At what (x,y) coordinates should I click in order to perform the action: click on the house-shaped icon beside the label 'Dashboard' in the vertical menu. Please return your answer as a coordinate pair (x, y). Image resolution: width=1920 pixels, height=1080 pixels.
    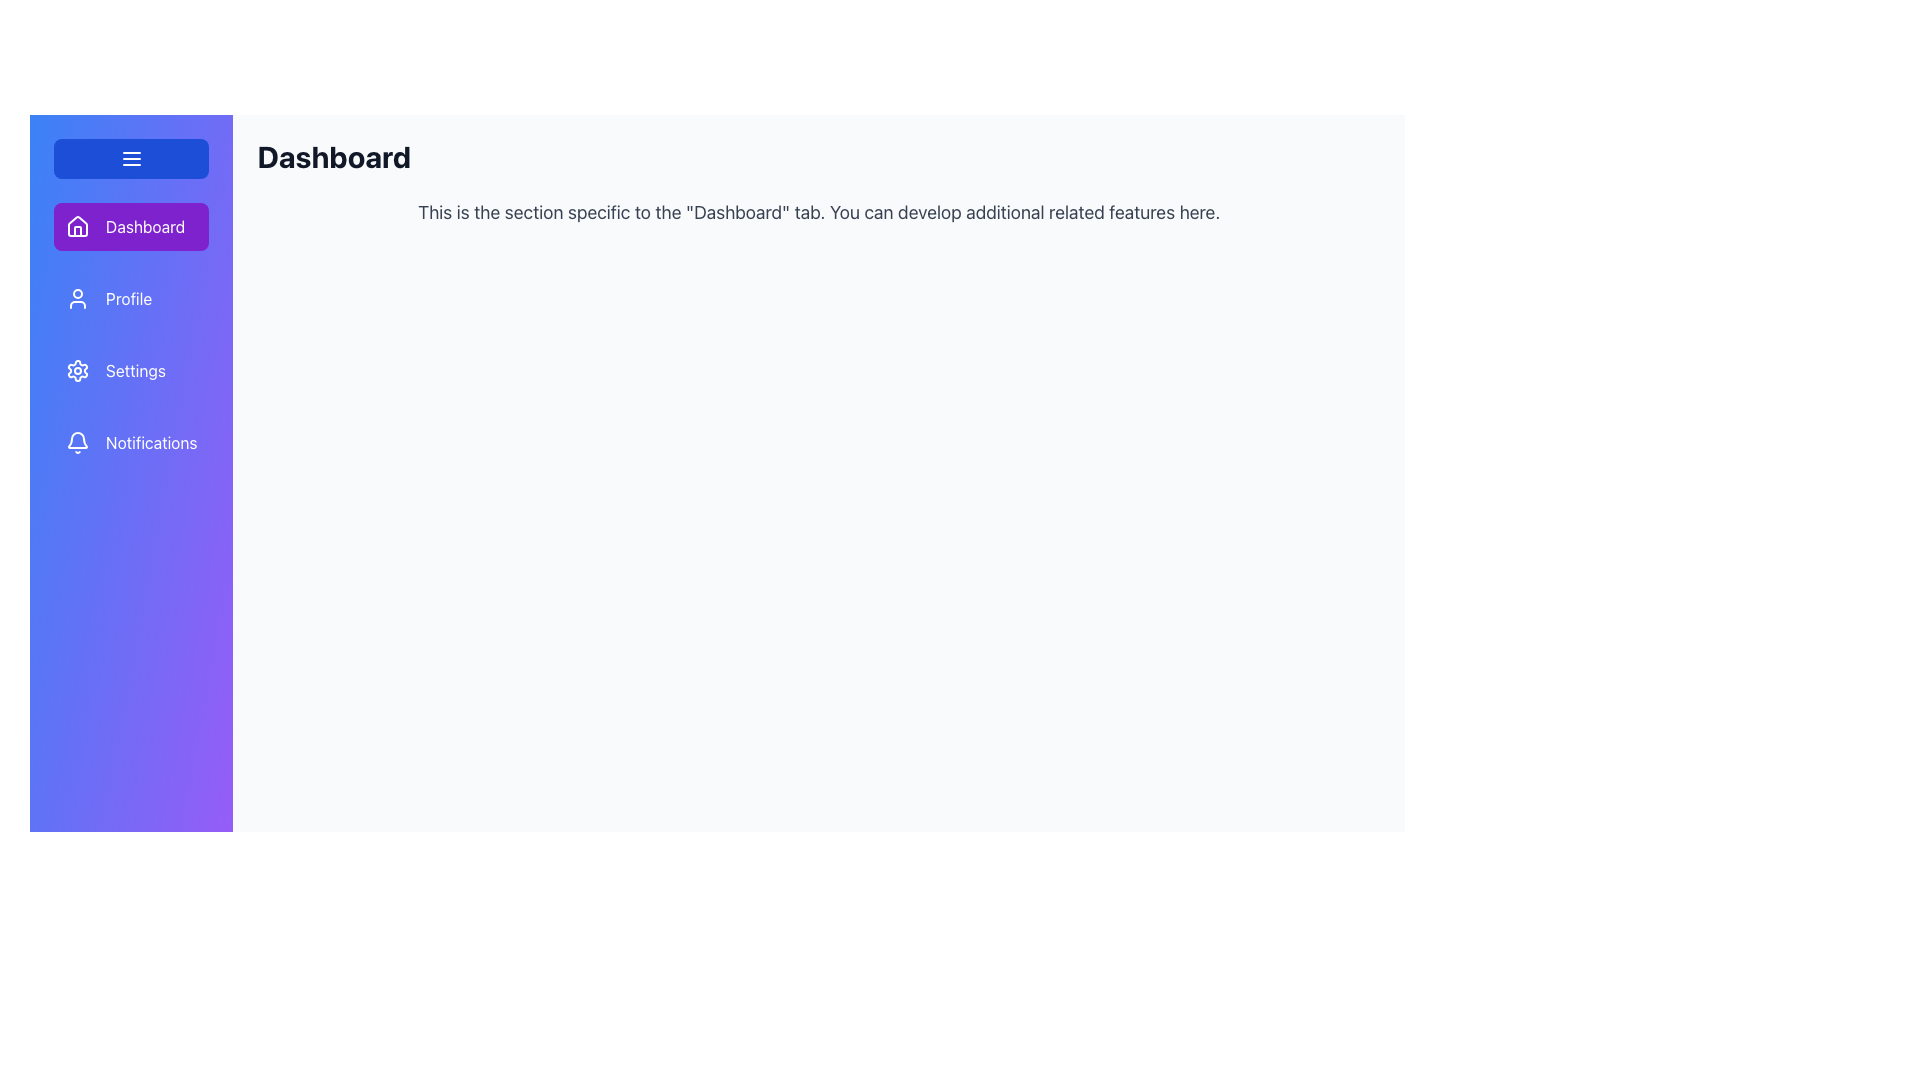
    Looking at the image, I should click on (77, 226).